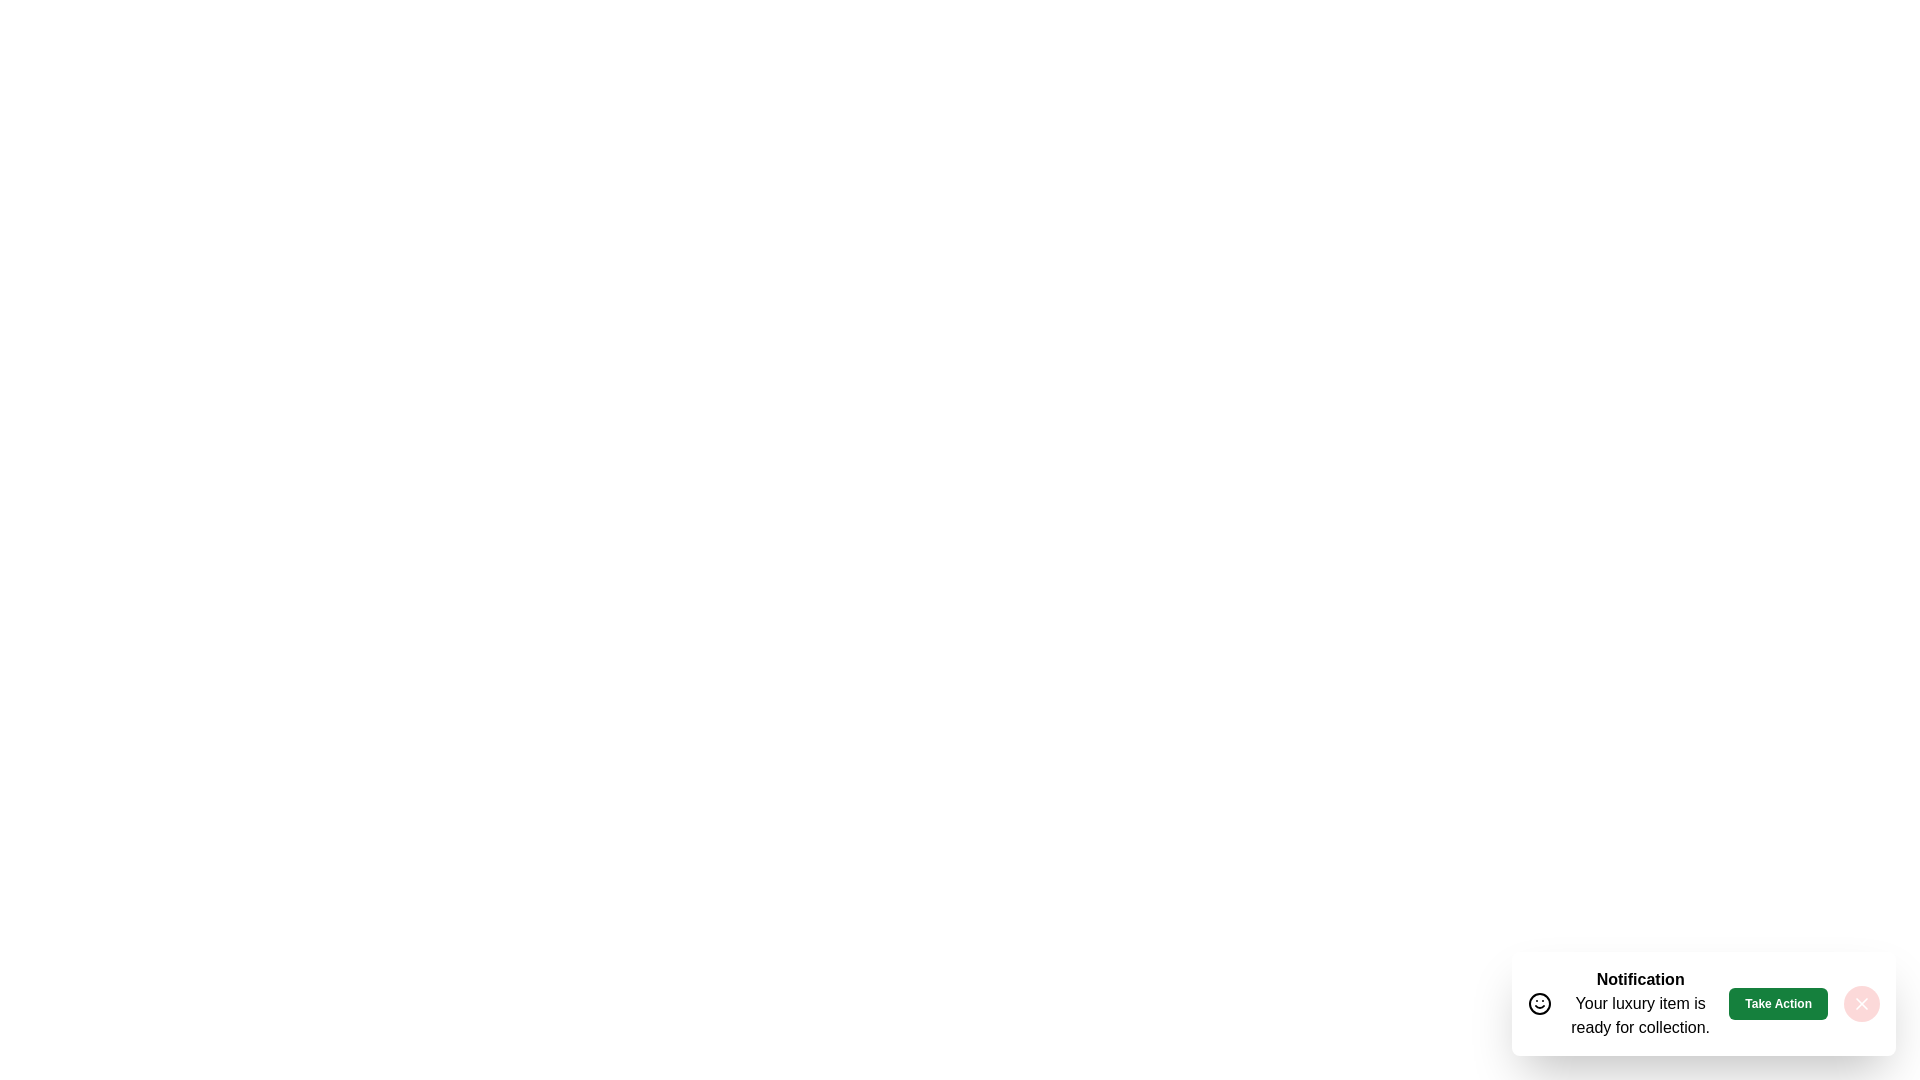 The image size is (1920, 1080). What do you see at coordinates (1861, 1003) in the screenshot?
I see `the close button to close the snackbar` at bounding box center [1861, 1003].